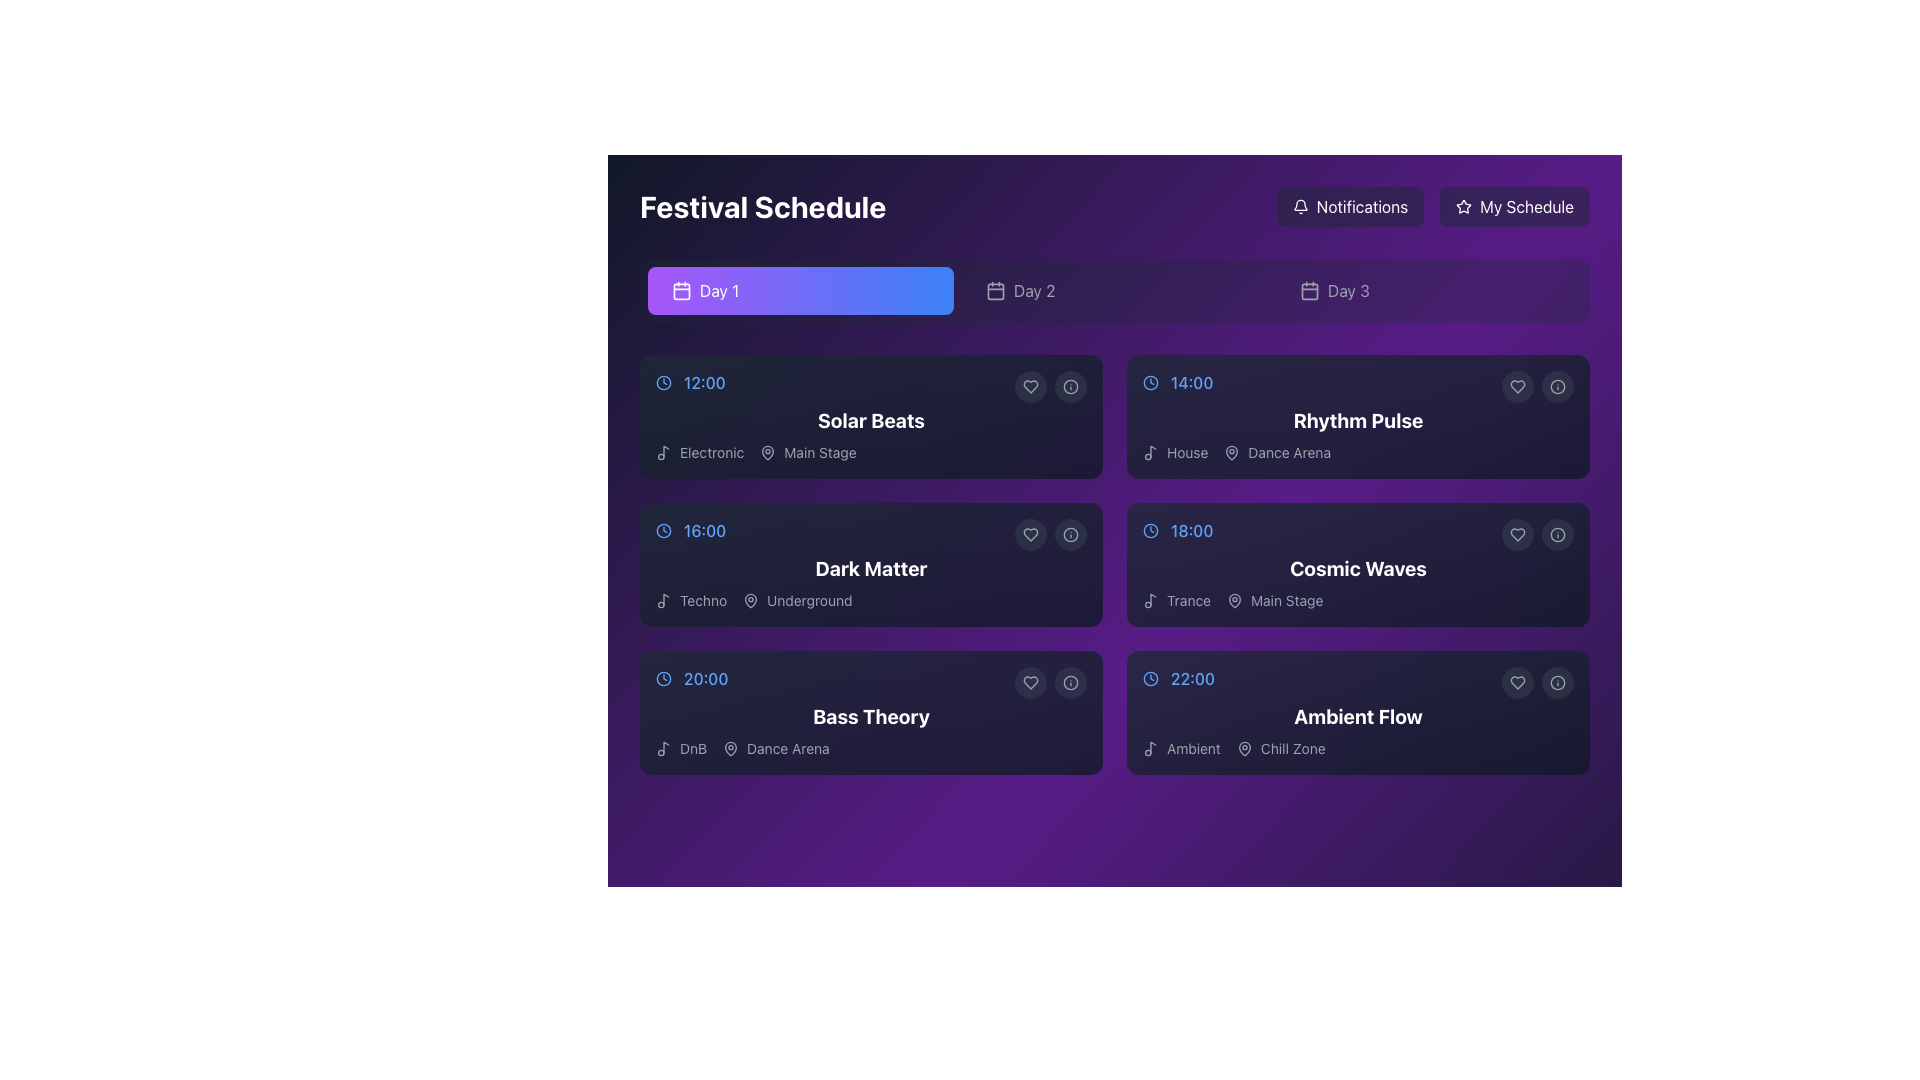 Image resolution: width=1920 pixels, height=1080 pixels. Describe the element at coordinates (767, 452) in the screenshot. I see `the map pin icon located to the left of the 'Main Stage' text in the 'Solar Beats' schedule entry under the 'Day 1' tab` at that location.